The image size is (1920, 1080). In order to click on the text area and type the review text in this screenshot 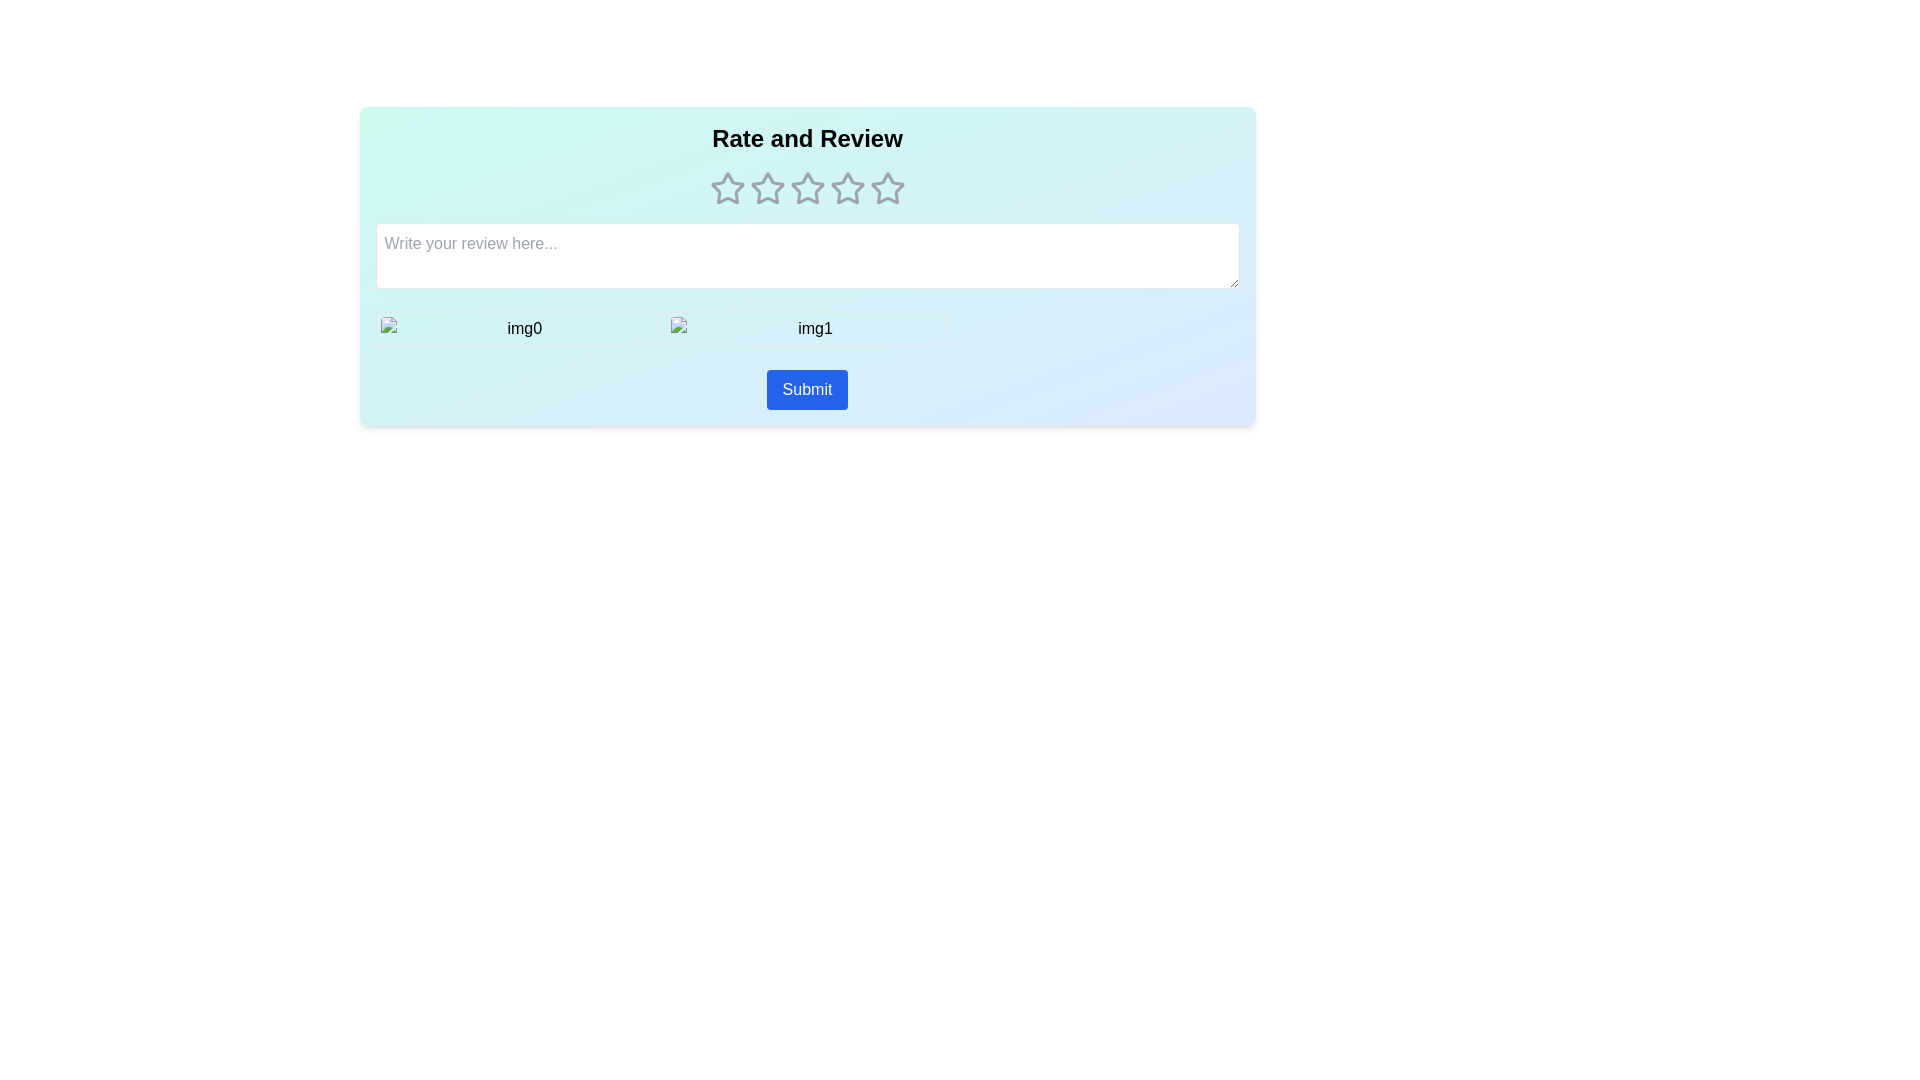, I will do `click(807, 254)`.